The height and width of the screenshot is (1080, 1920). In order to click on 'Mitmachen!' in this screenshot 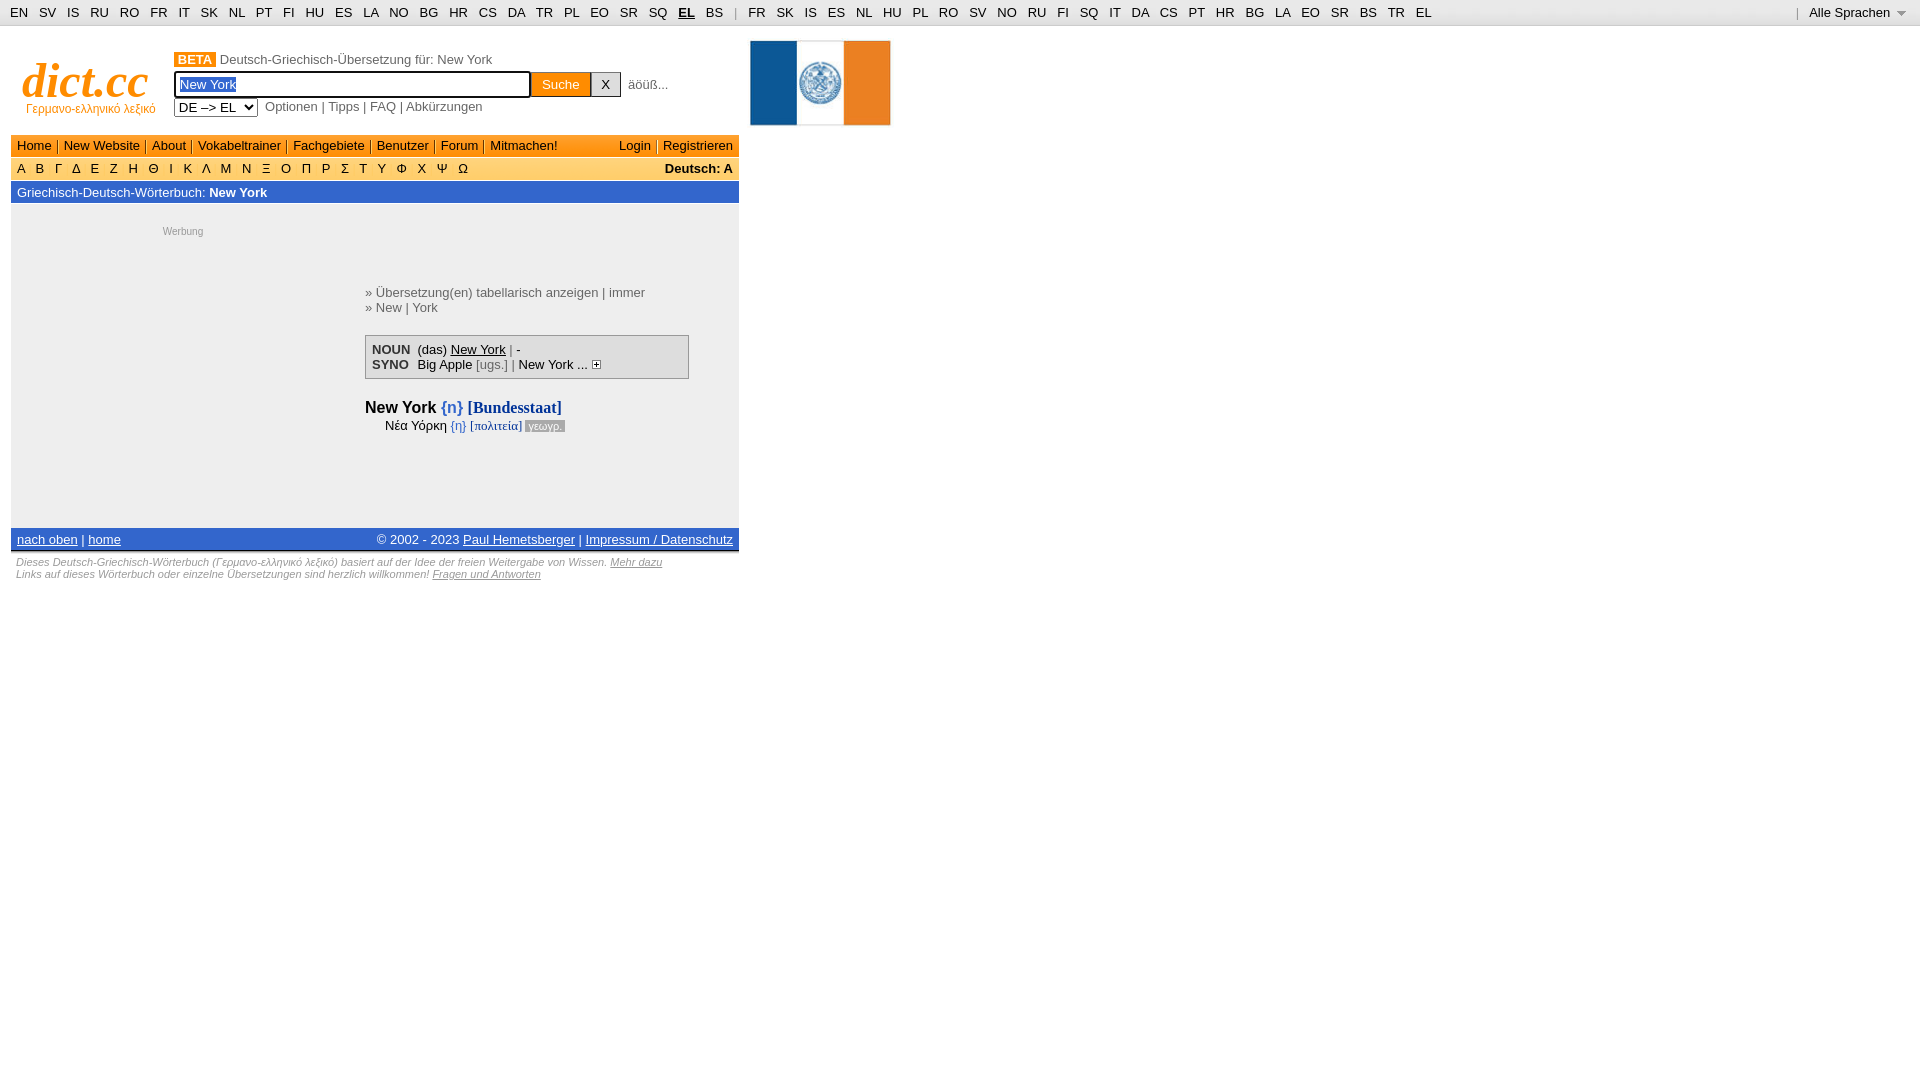, I will do `click(489, 144)`.